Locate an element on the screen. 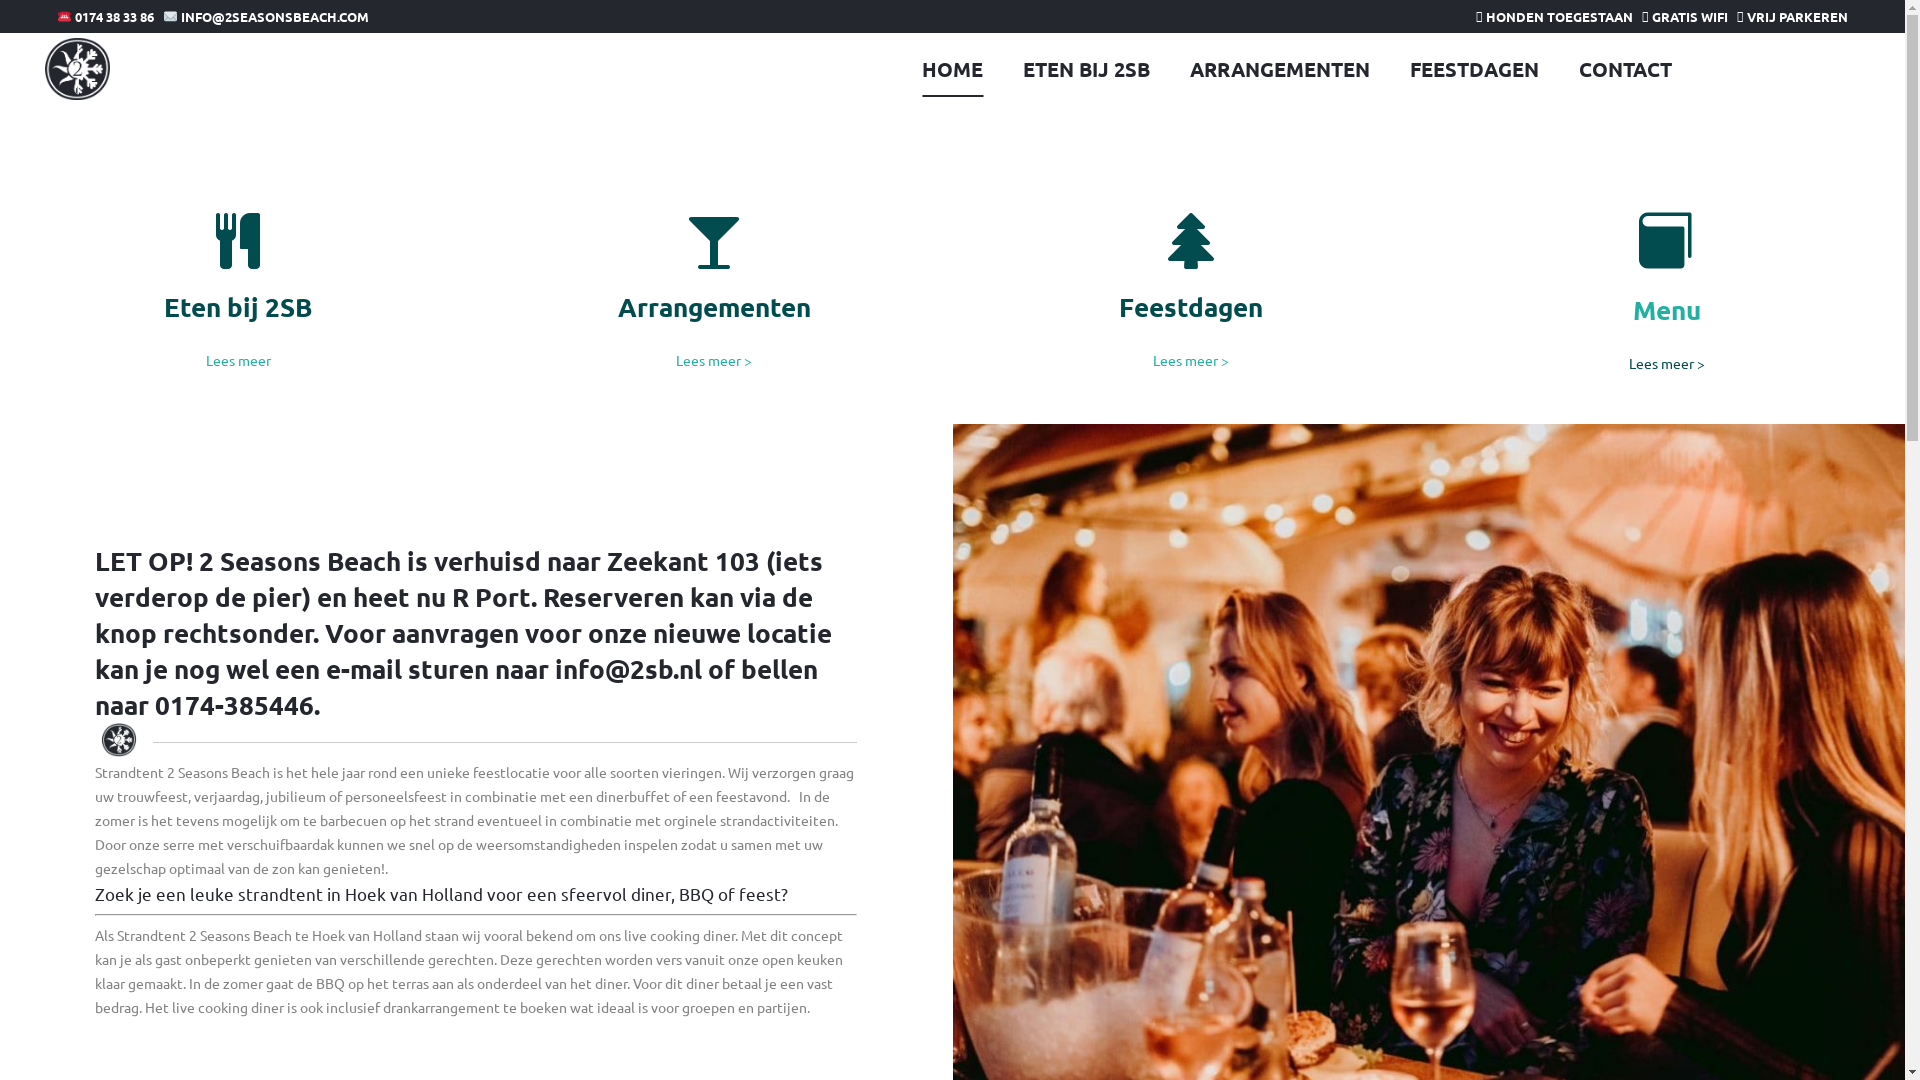 The height and width of the screenshot is (1080, 1920). 'INFO@2SEASONSBEACH.COM' is located at coordinates (264, 16).